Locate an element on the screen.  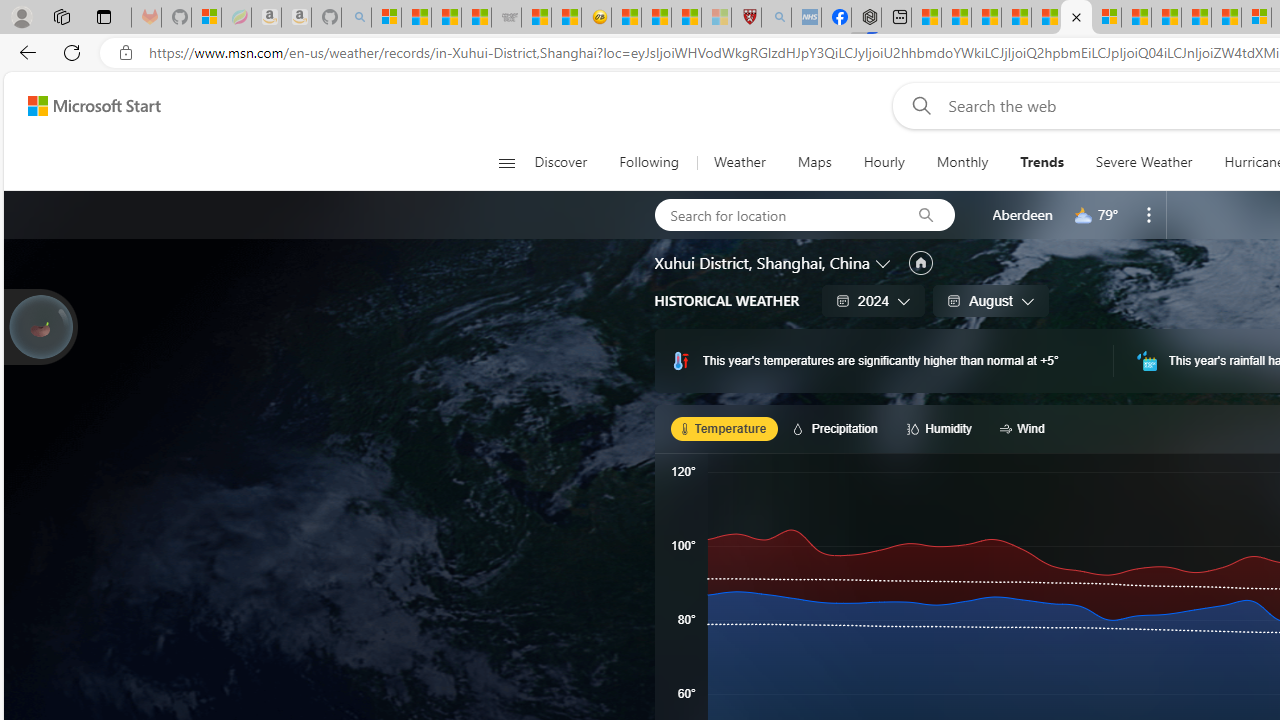
'Change location' is located at coordinates (884, 261).